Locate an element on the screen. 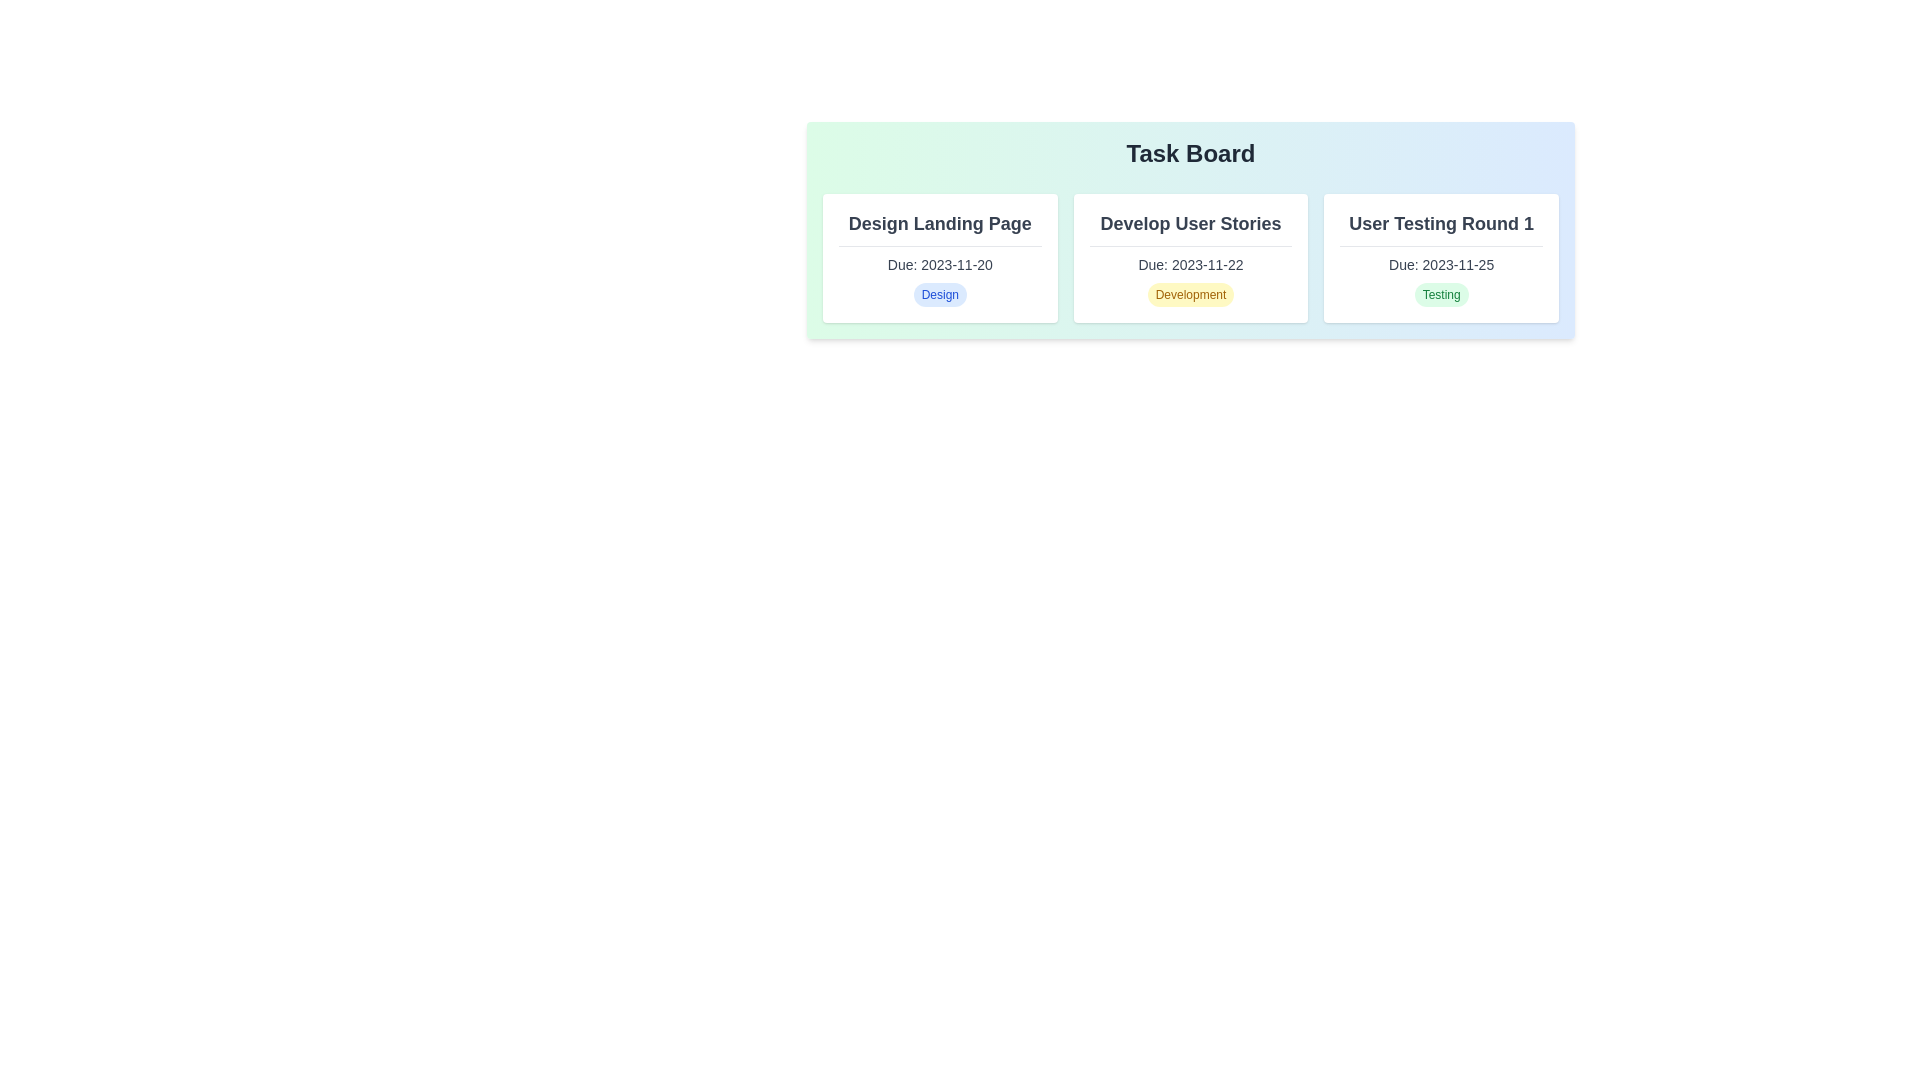  the task card for User Testing Round 1 to inspect its details is located at coordinates (1441, 257).